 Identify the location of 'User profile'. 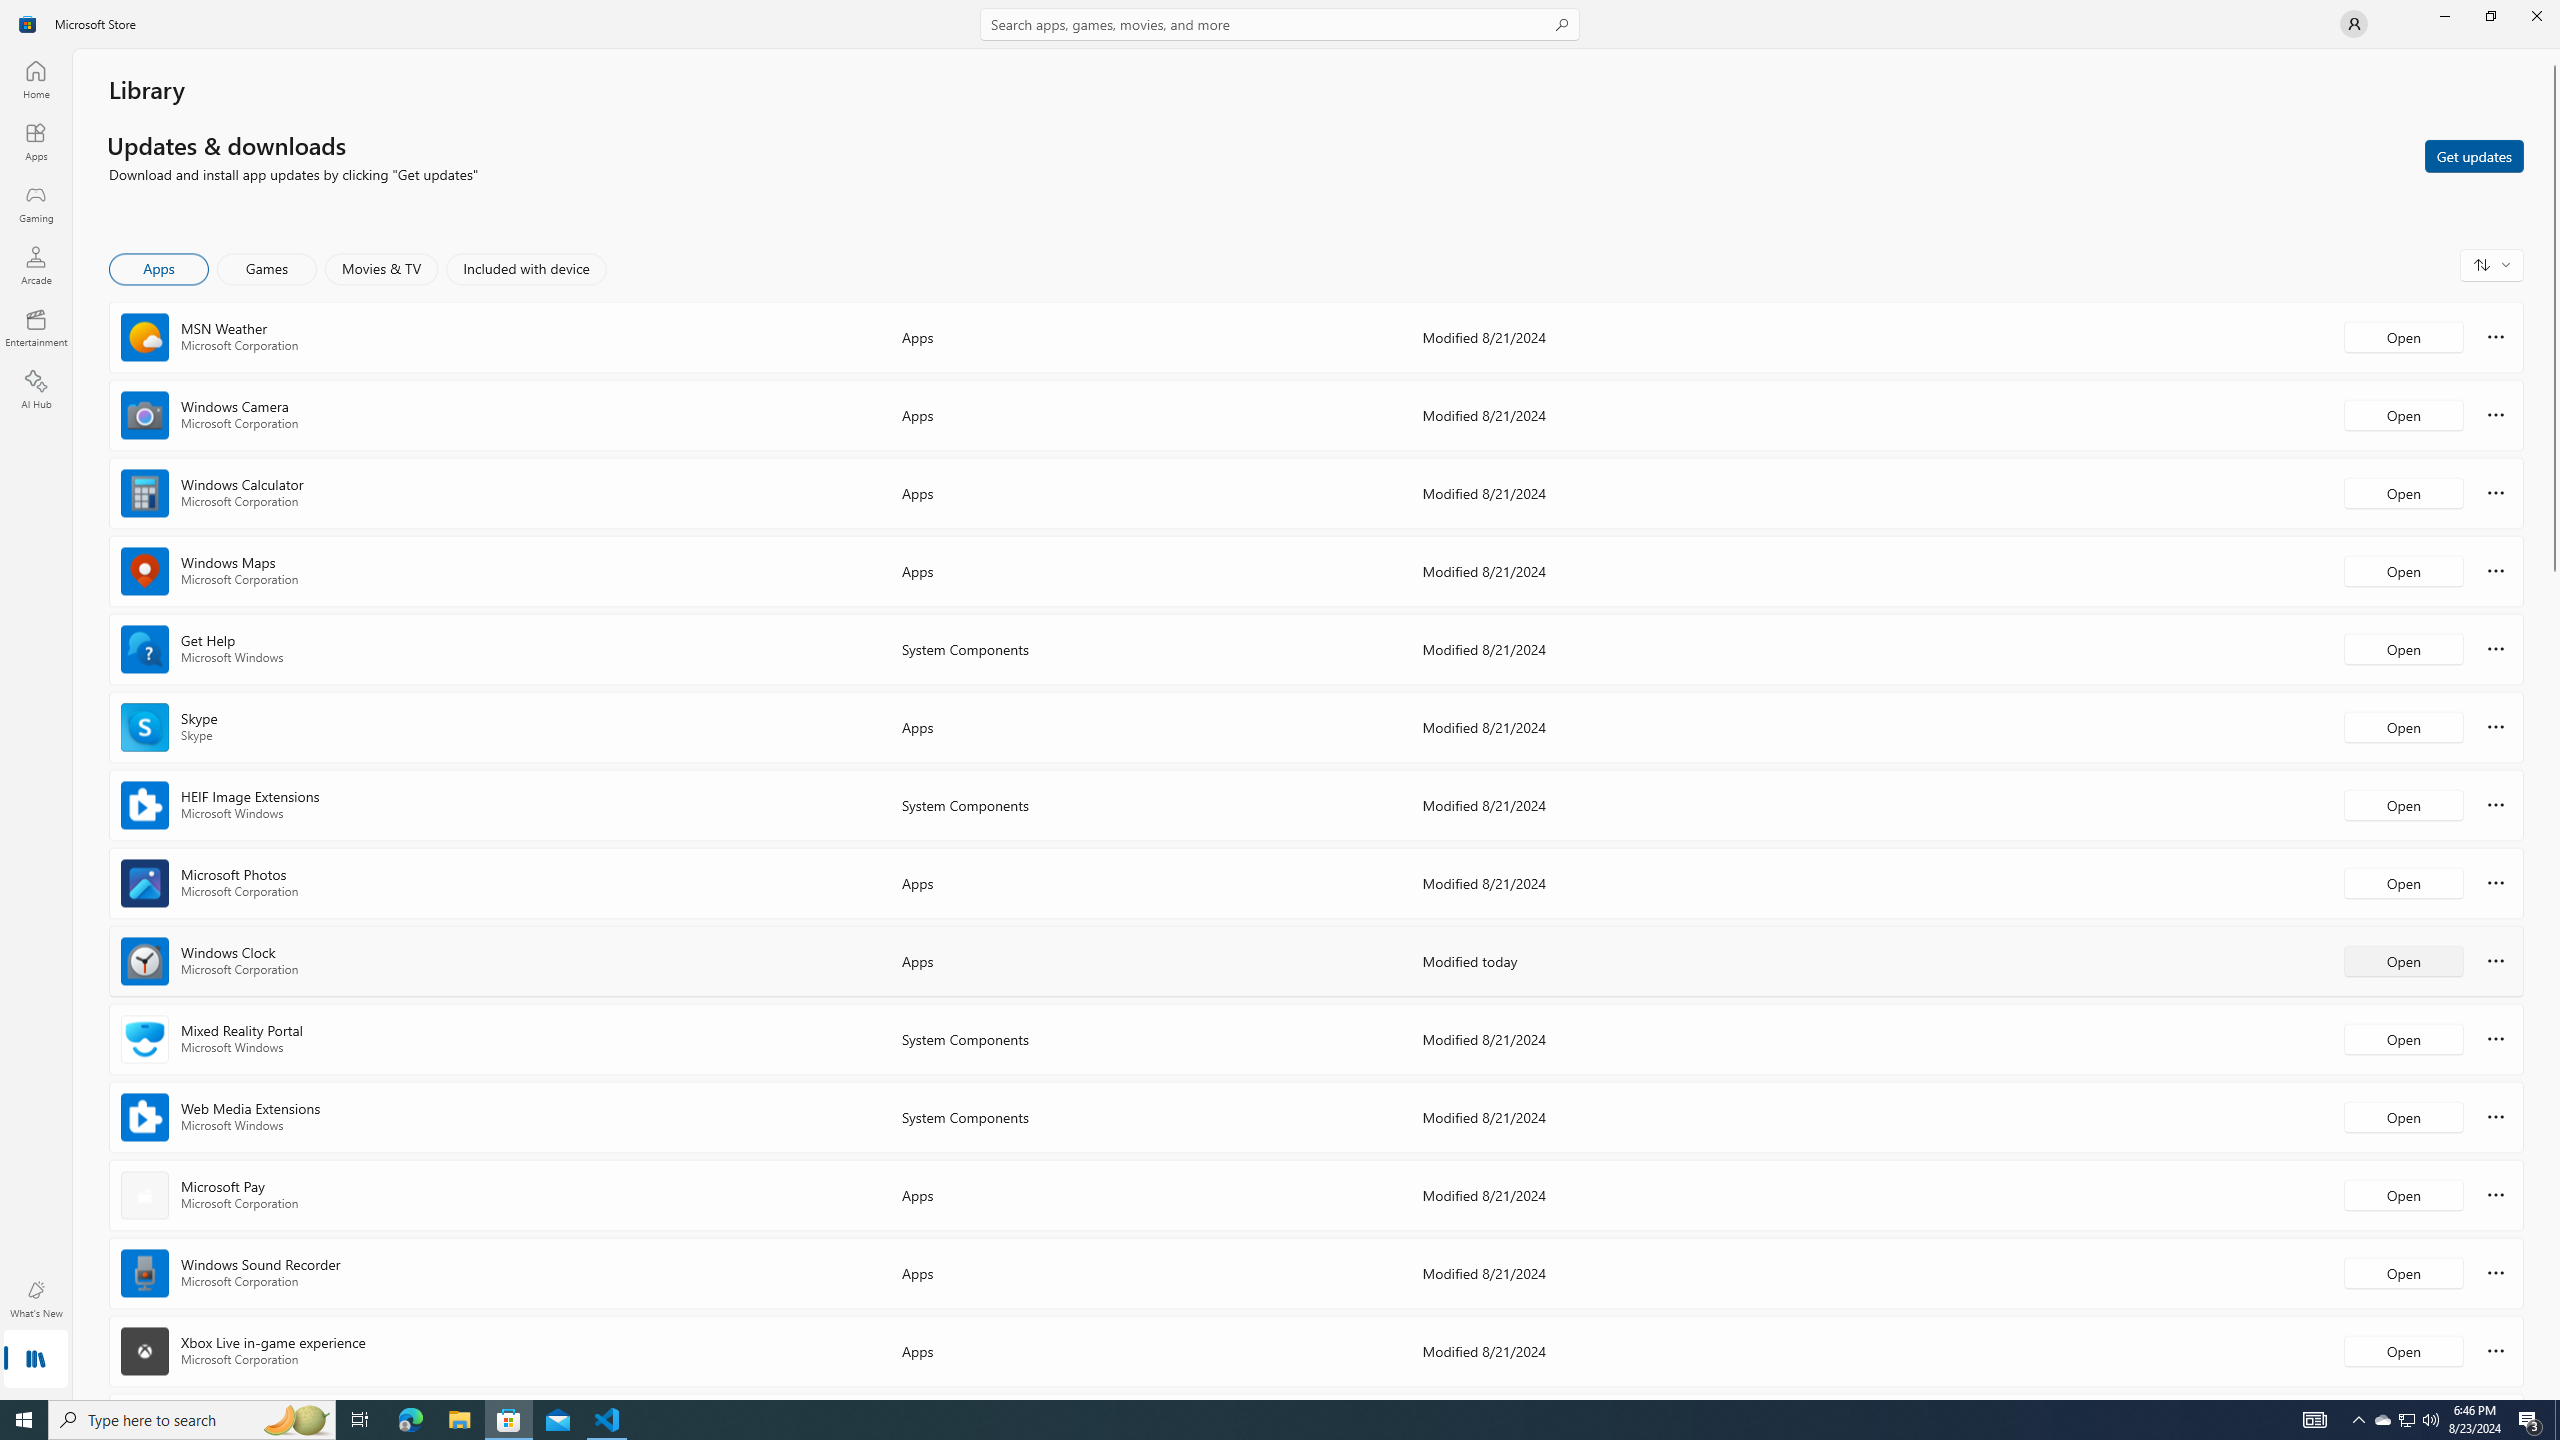
(2352, 22).